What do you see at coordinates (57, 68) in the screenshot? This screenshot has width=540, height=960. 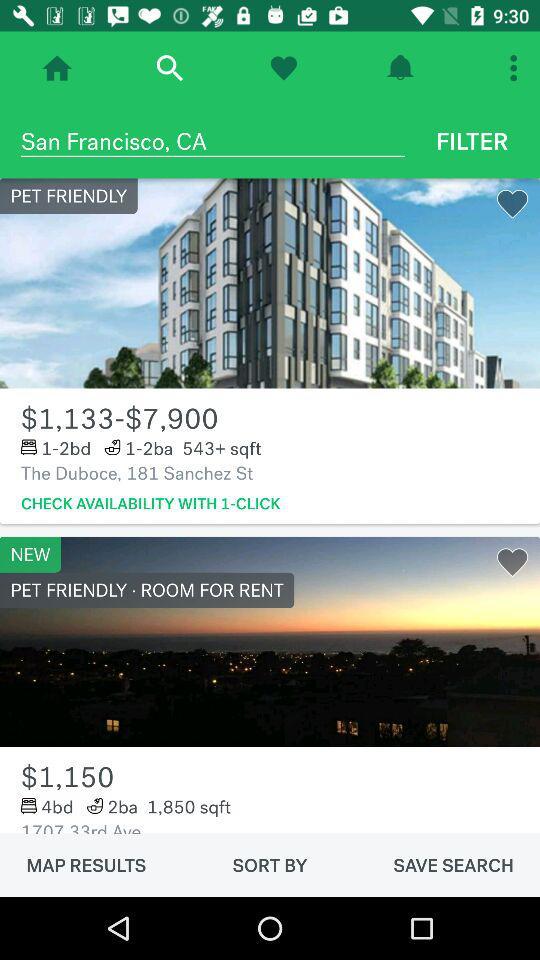 I see `home page` at bounding box center [57, 68].